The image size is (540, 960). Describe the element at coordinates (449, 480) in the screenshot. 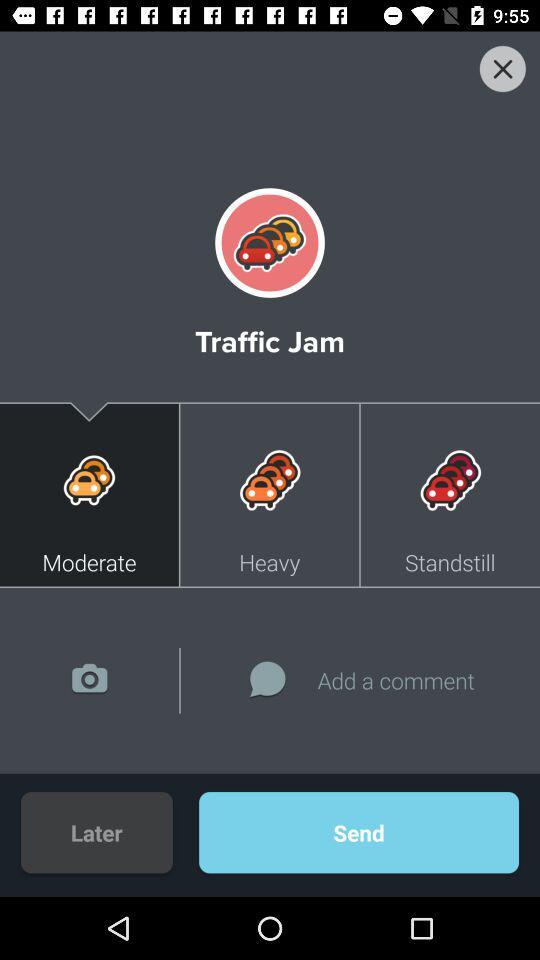

I see `the image above the button standstill on the web page` at that location.